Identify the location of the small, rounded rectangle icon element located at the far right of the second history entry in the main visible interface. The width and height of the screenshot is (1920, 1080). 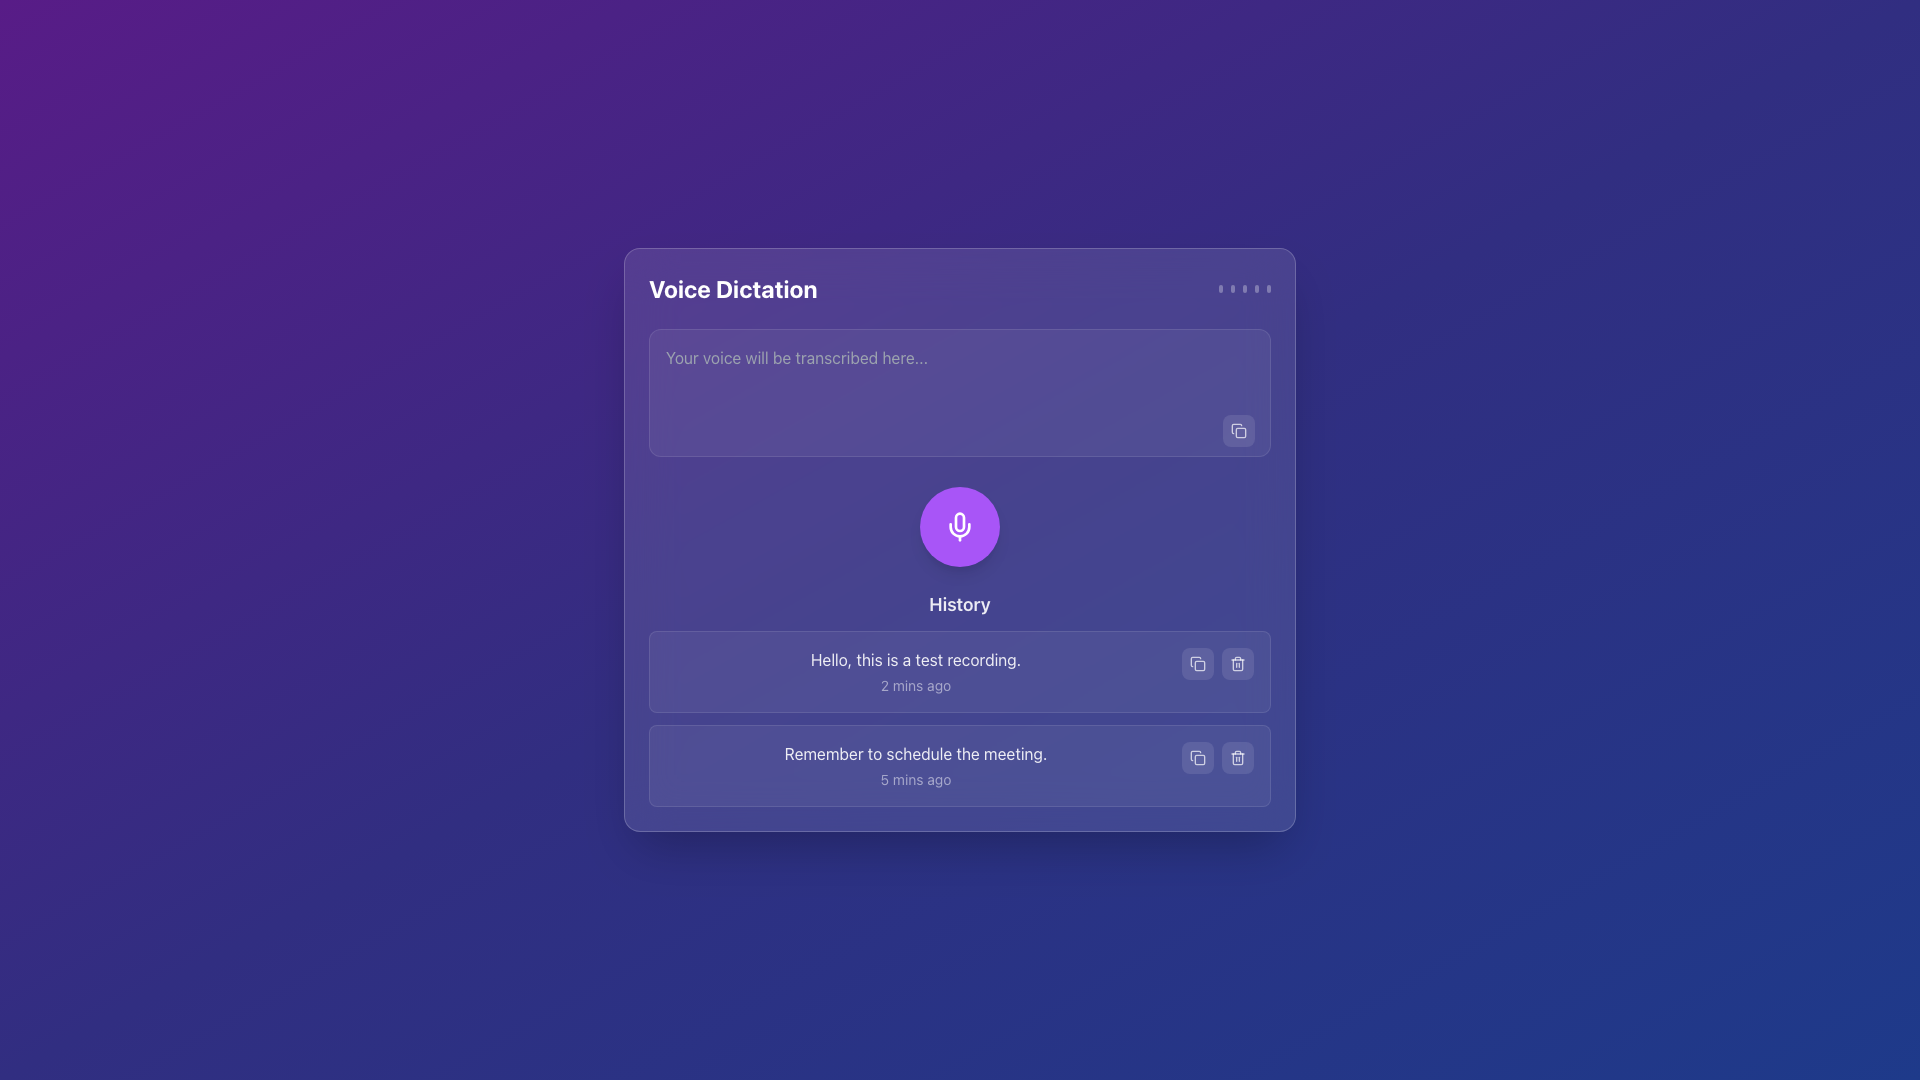
(1200, 666).